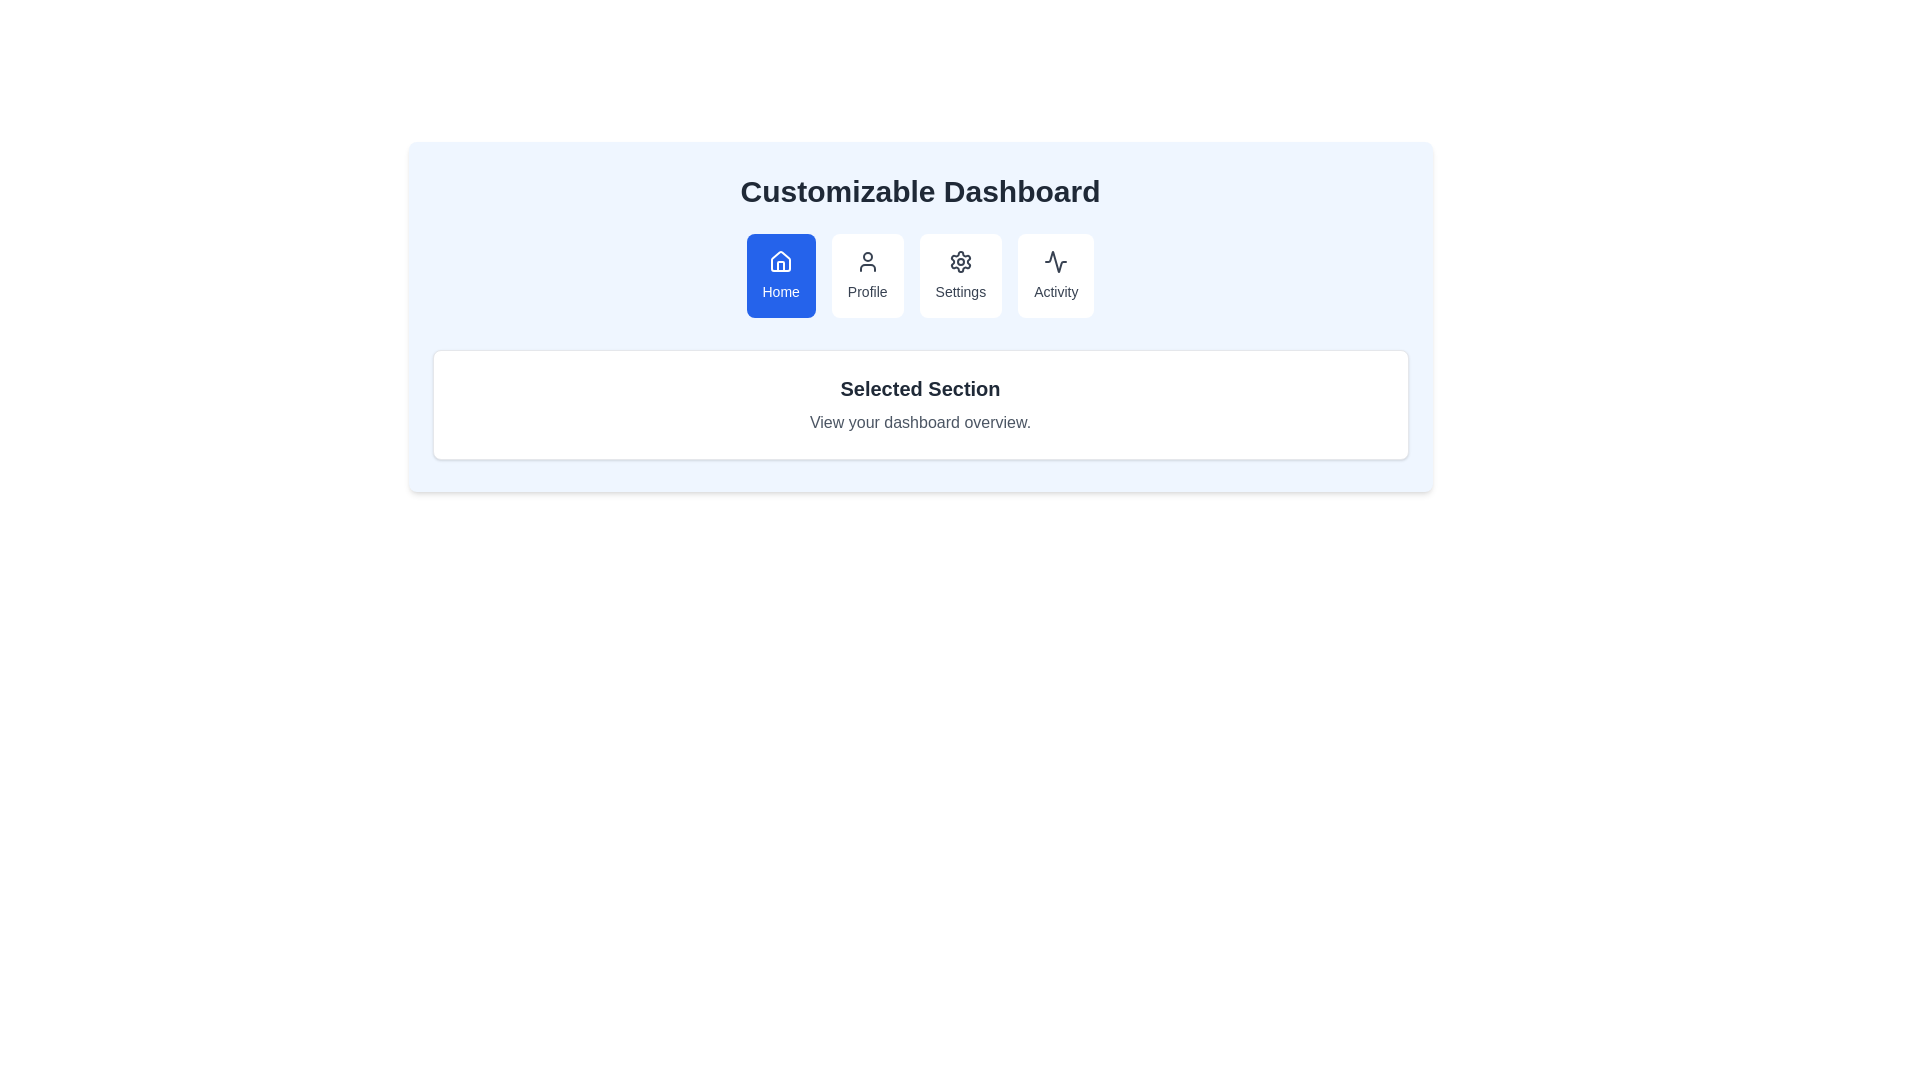  Describe the element at coordinates (960, 276) in the screenshot. I see `the 'Settings' button, which has a square white background and a gear icon` at that location.